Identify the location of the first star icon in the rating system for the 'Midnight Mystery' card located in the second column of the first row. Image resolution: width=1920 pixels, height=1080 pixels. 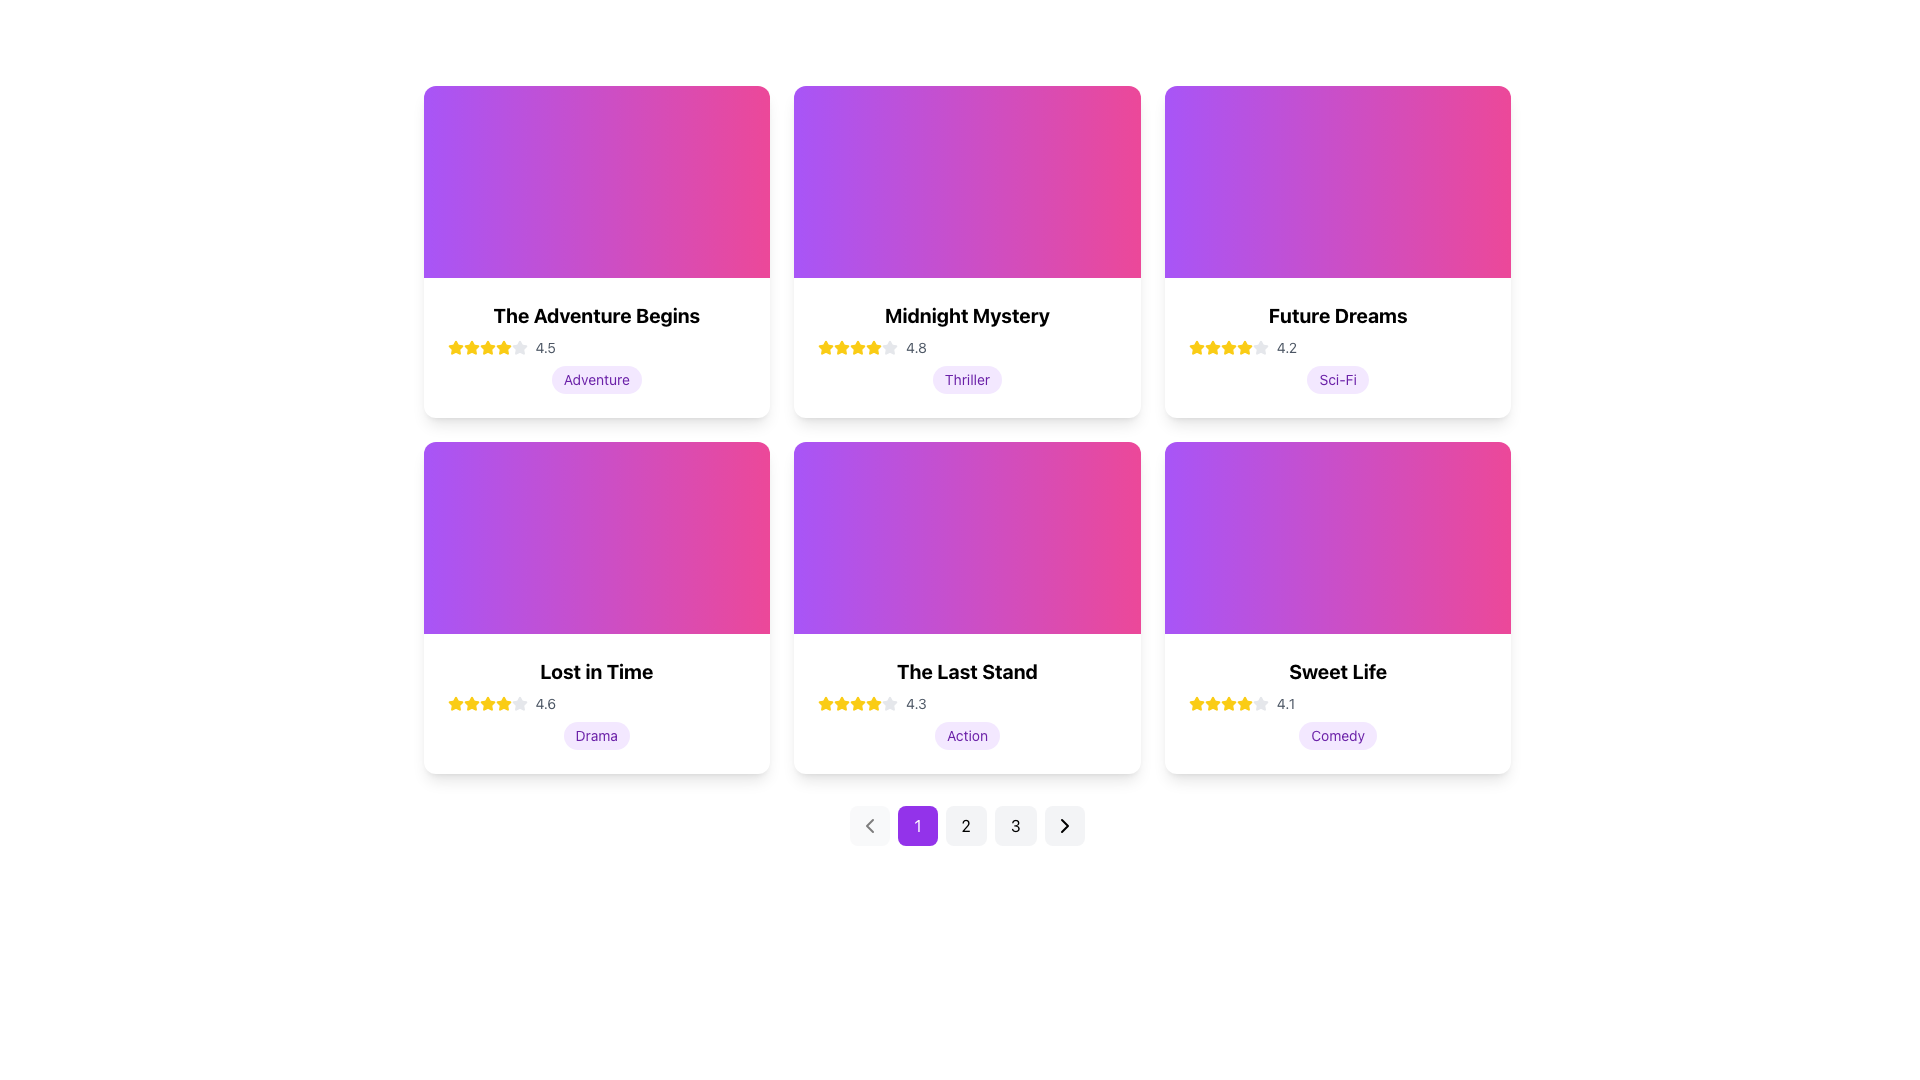
(826, 346).